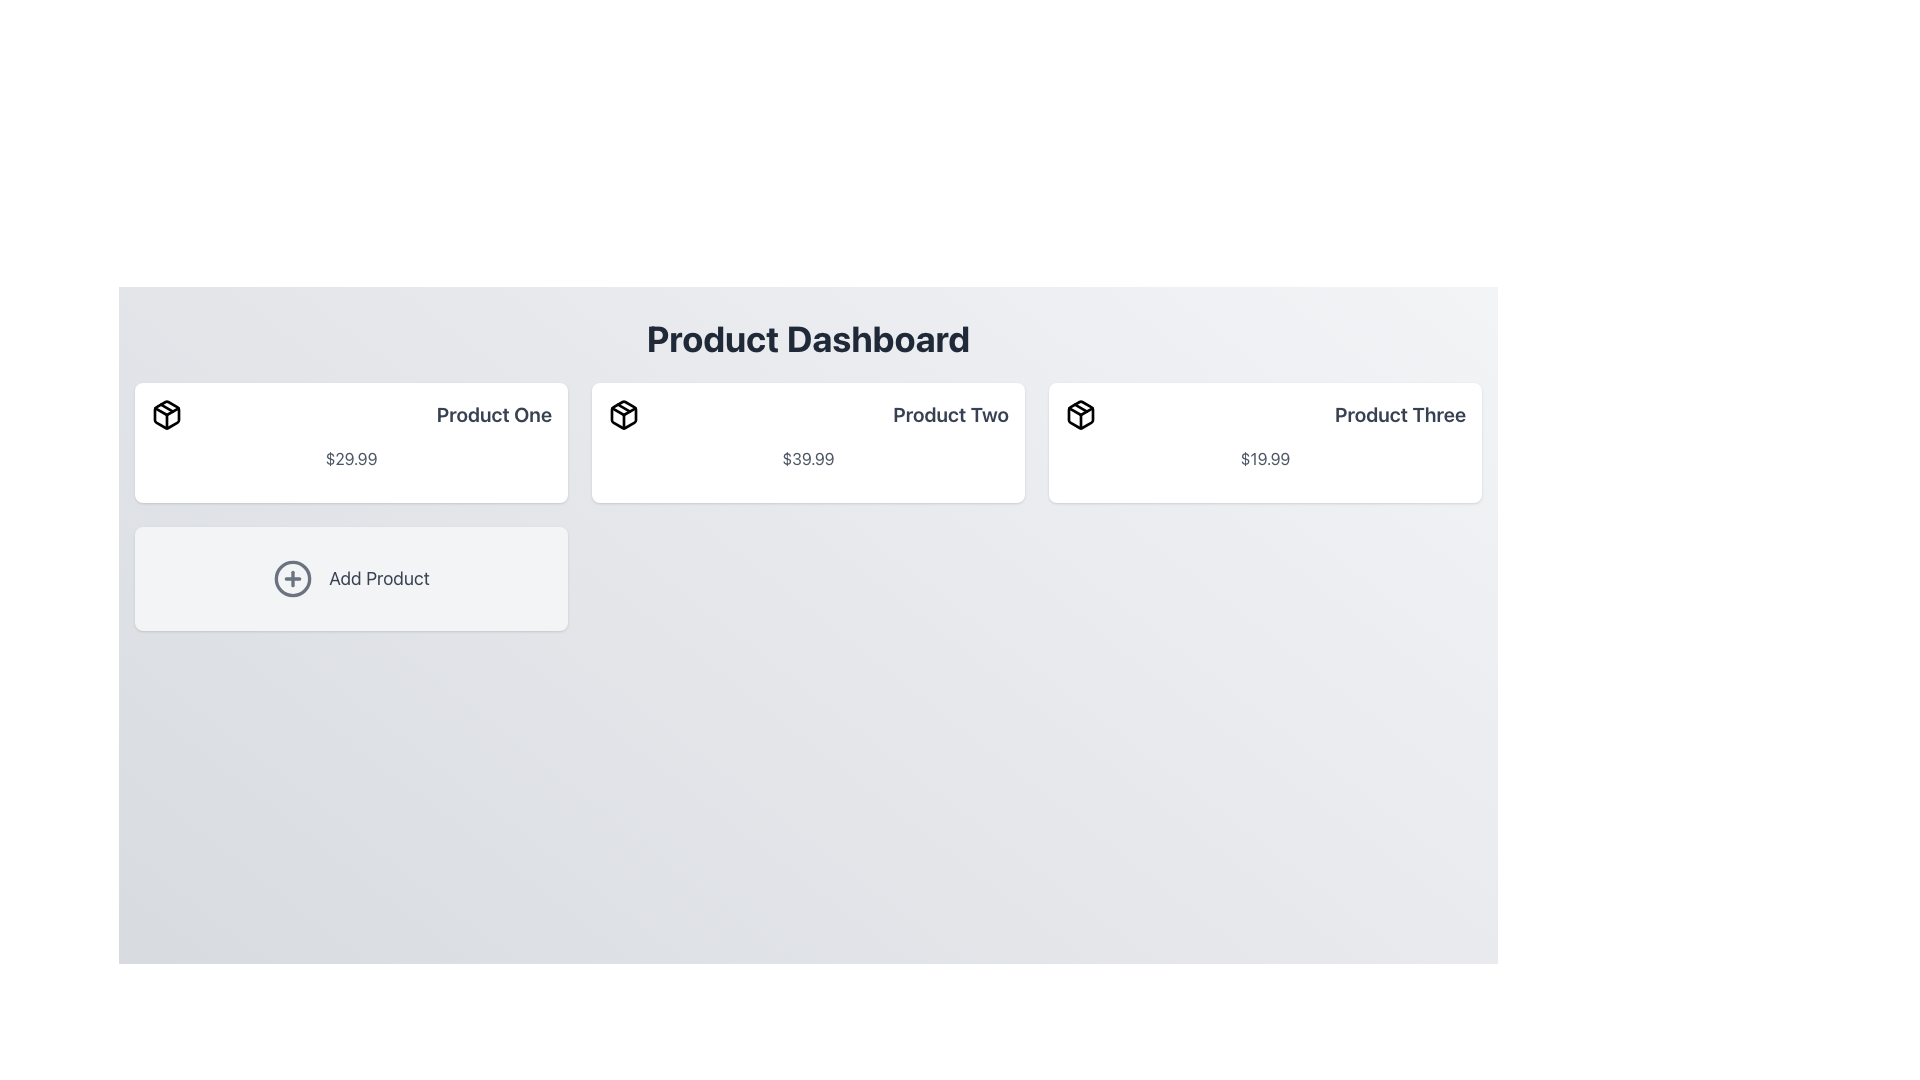 The image size is (1920, 1080). What do you see at coordinates (167, 414) in the screenshot?
I see `the decorative graphical icon located at the beginning of the 'Product One' card in the Product Dashboard layout` at bounding box center [167, 414].